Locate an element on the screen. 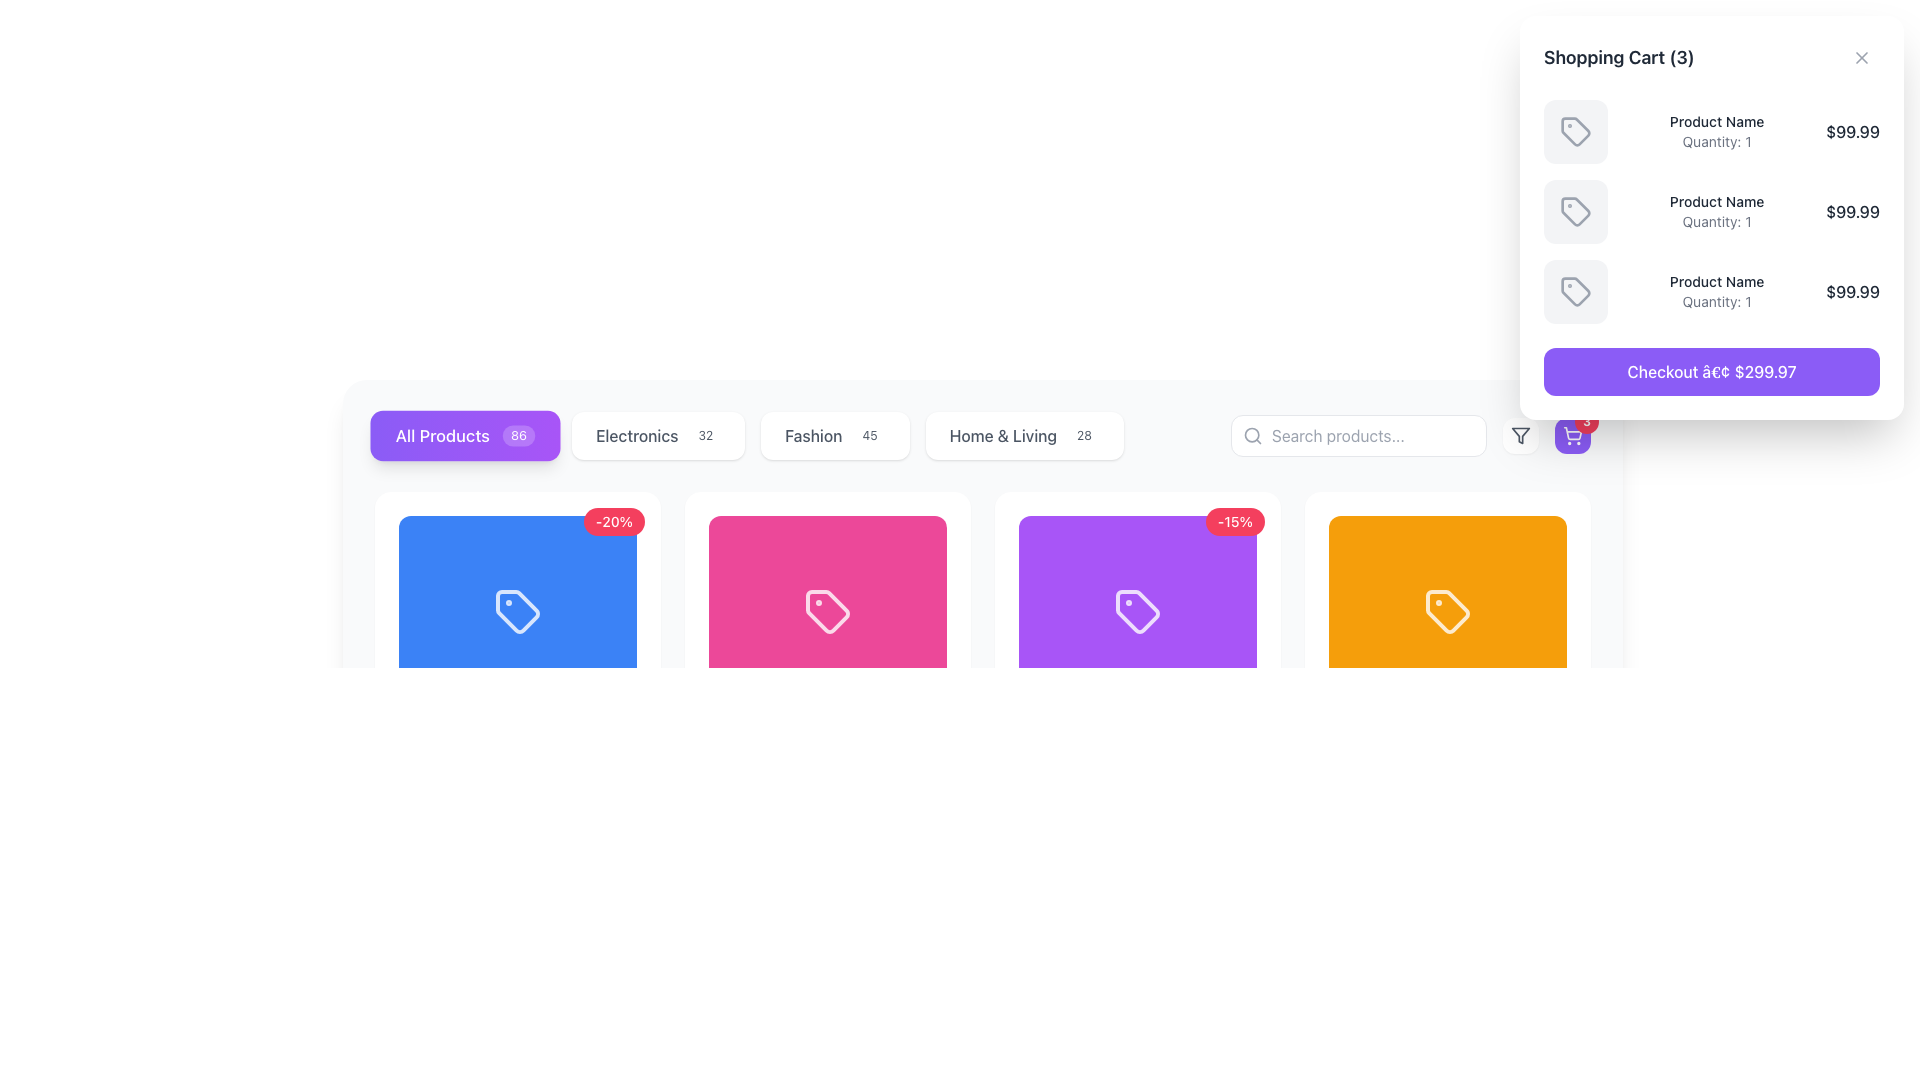 The width and height of the screenshot is (1920, 1080). the static text element displaying the price of the product in the shopping cart modal, located next to 'Product Name' and 'Quantity: 1' is located at coordinates (1851, 212).